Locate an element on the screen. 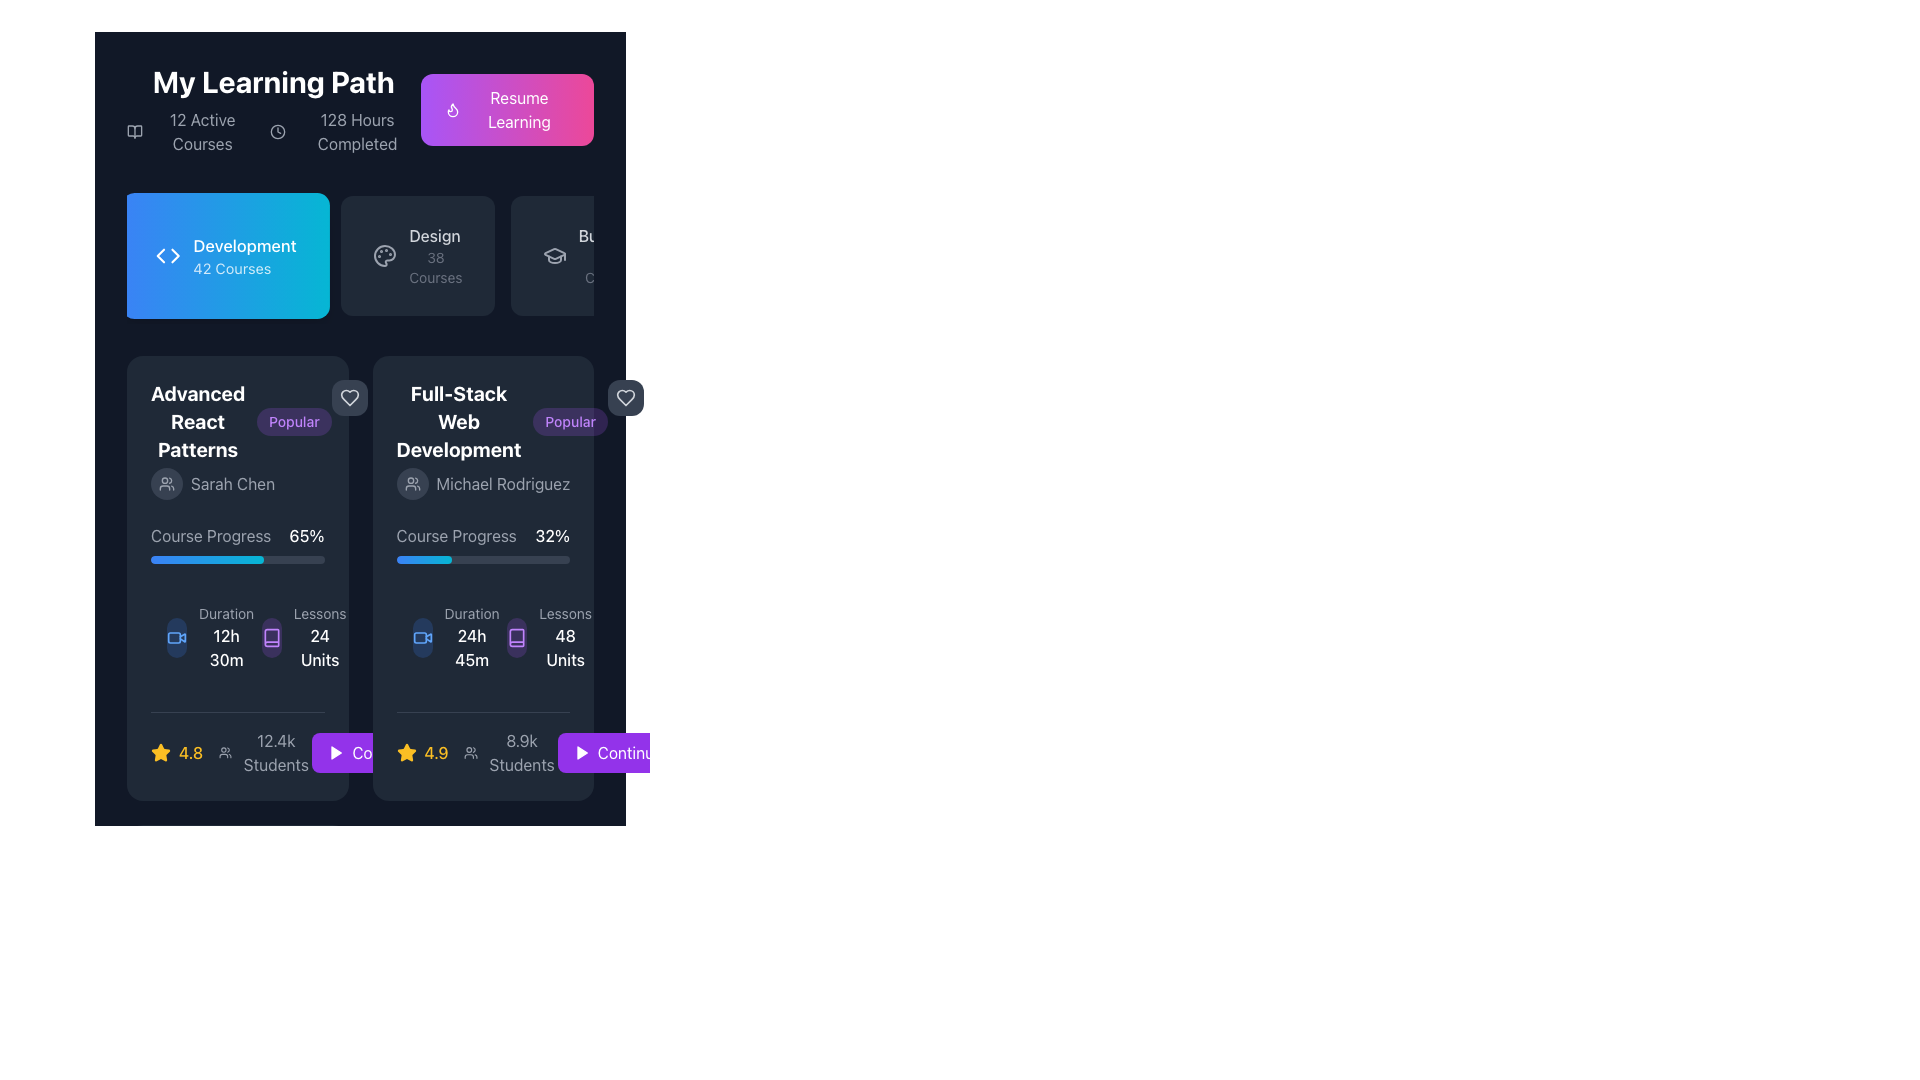 This screenshot has height=1080, width=1920. the play icon located to the left of the 'Continue' label in the button, which is positioned at the bottom-right of the interface is located at coordinates (336, 752).